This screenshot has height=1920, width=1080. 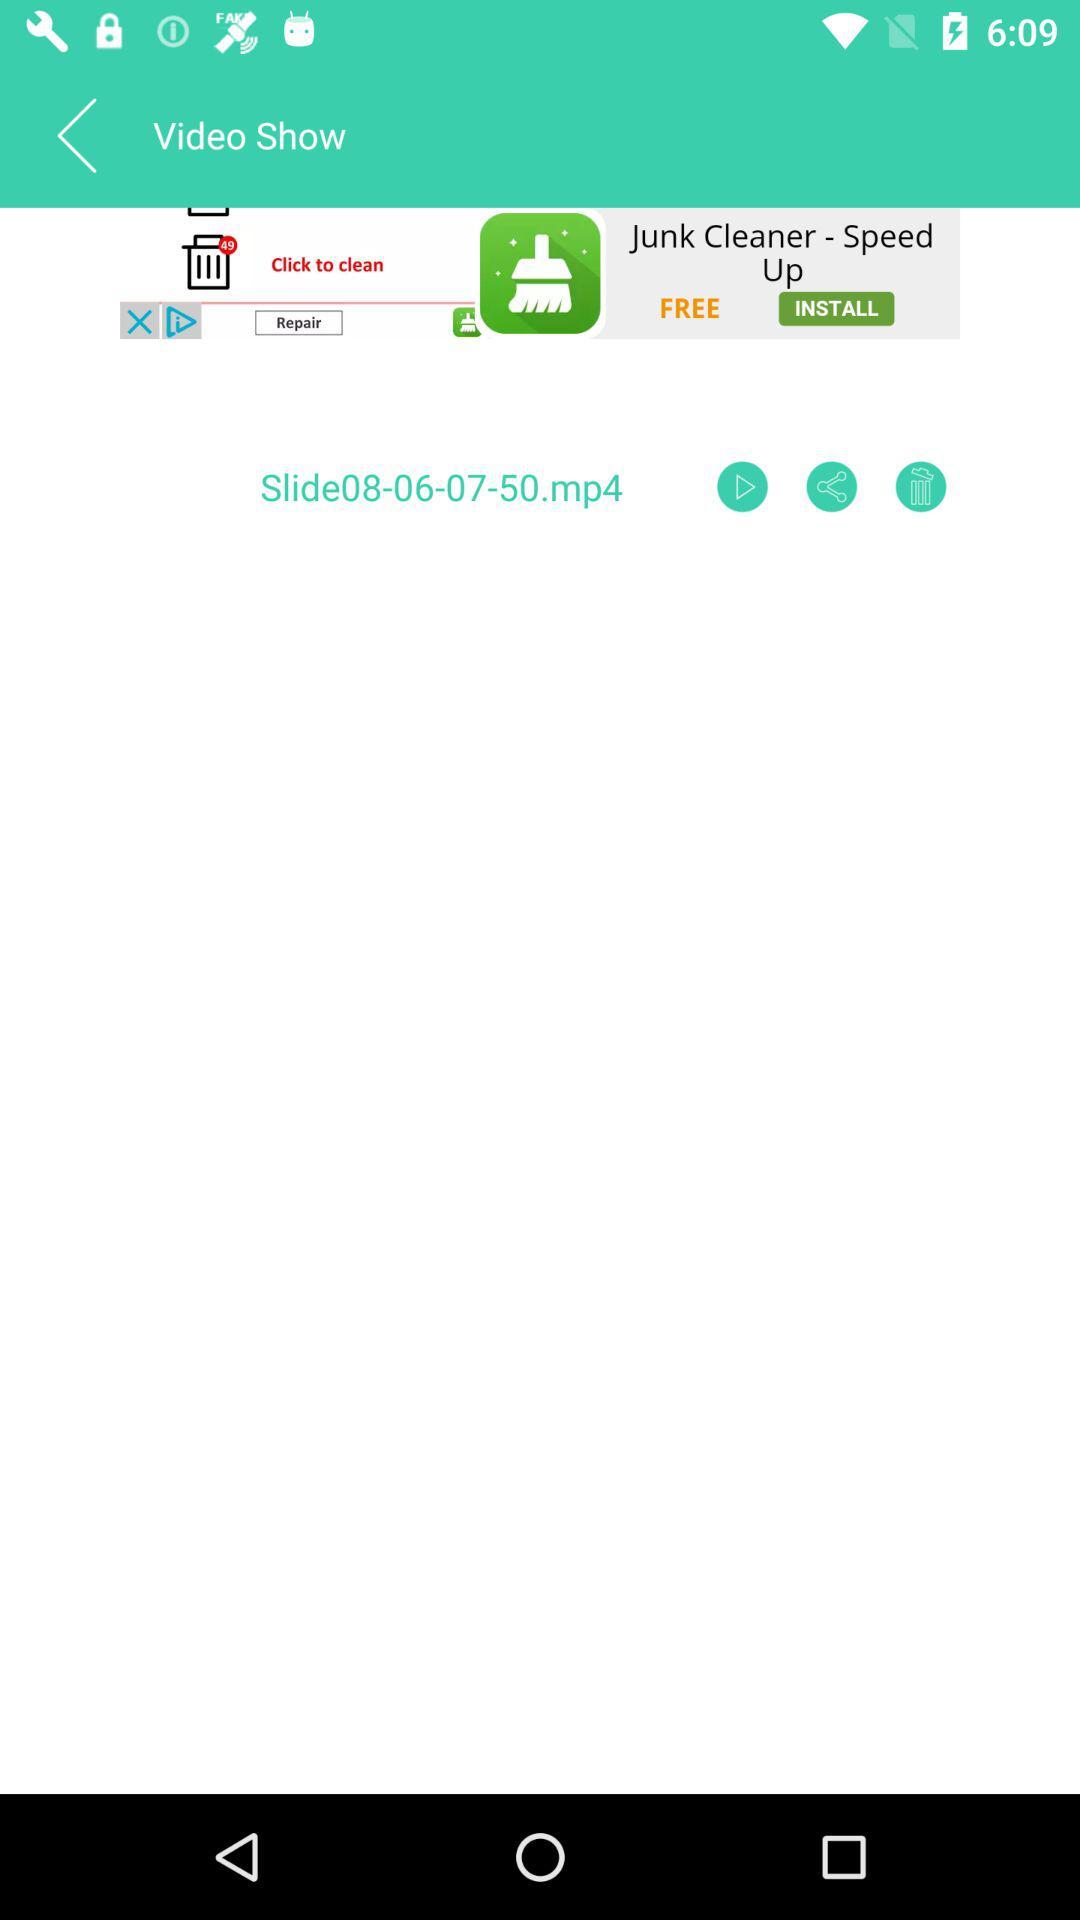 What do you see at coordinates (75, 133) in the screenshot?
I see `the arrow_backward icon` at bounding box center [75, 133].